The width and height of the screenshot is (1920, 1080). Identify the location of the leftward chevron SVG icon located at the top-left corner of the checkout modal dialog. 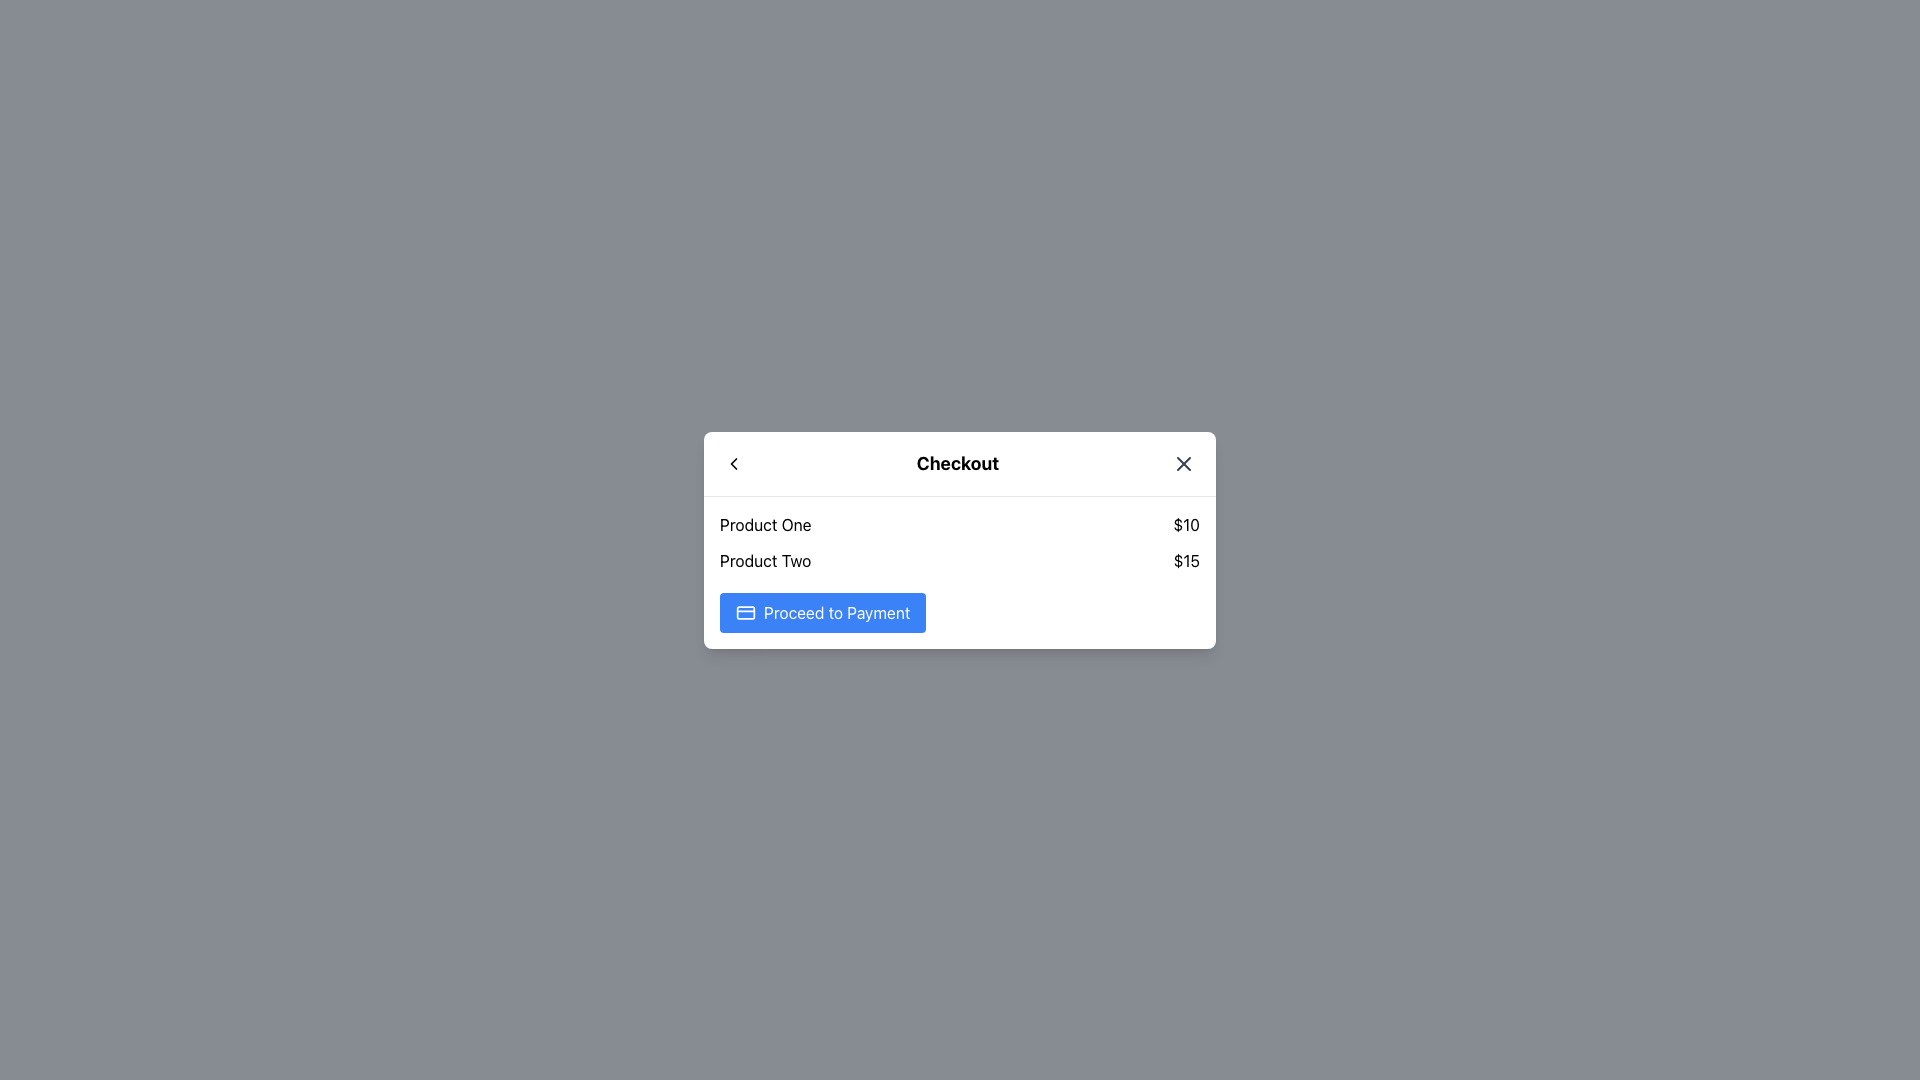
(733, 462).